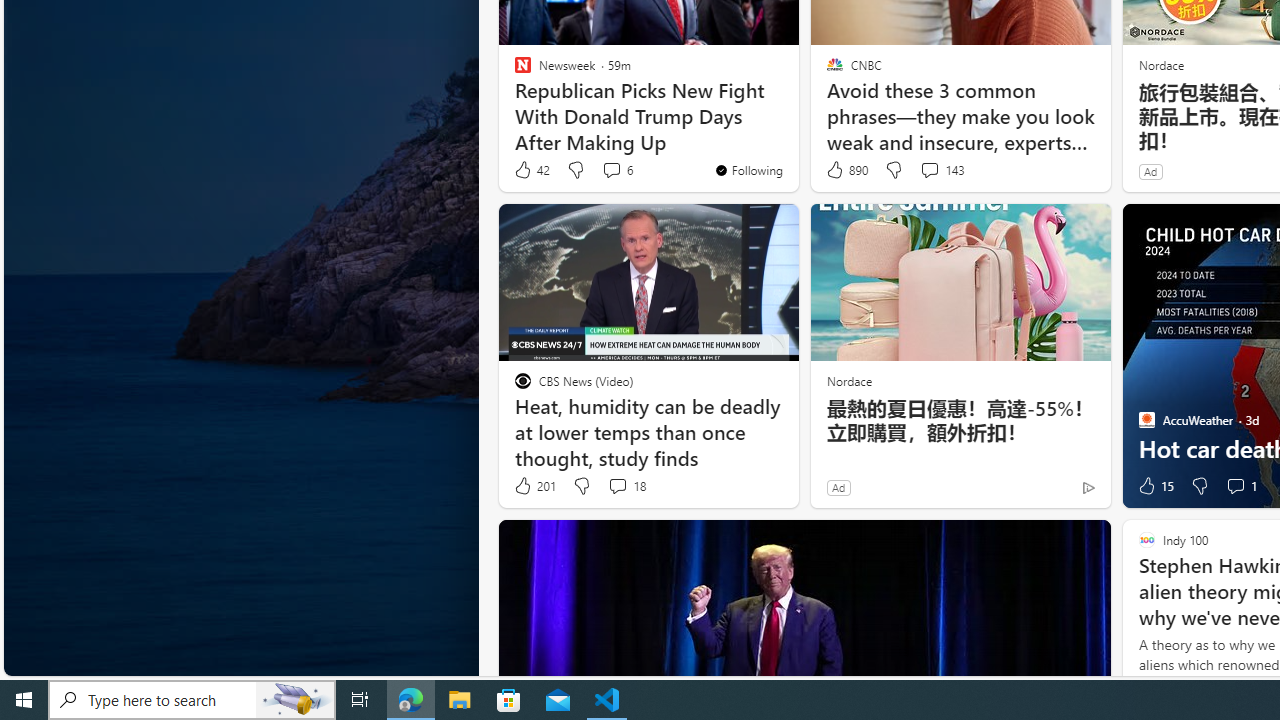 Image resolution: width=1280 pixels, height=720 pixels. Describe the element at coordinates (838, 487) in the screenshot. I see `'Ad'` at that location.